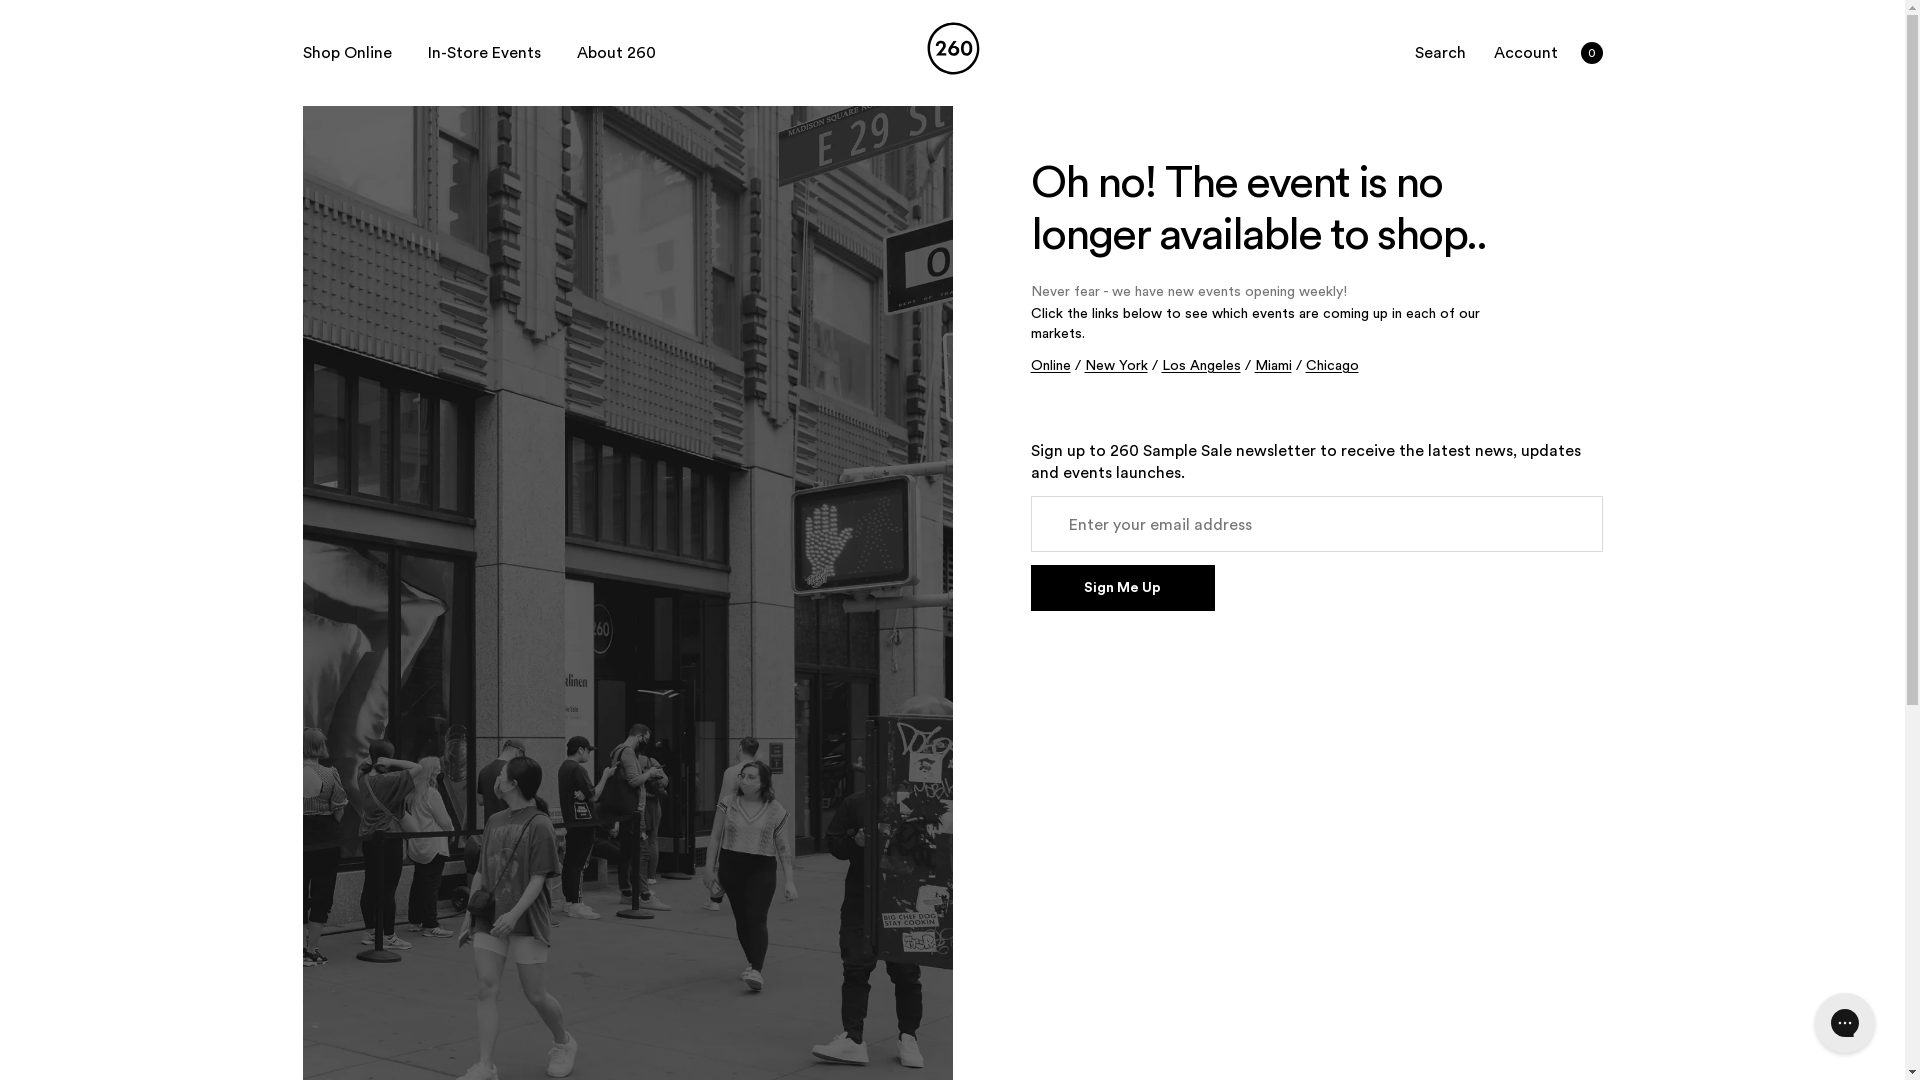  What do you see at coordinates (1030, 586) in the screenshot?
I see `'Sign Me Up'` at bounding box center [1030, 586].